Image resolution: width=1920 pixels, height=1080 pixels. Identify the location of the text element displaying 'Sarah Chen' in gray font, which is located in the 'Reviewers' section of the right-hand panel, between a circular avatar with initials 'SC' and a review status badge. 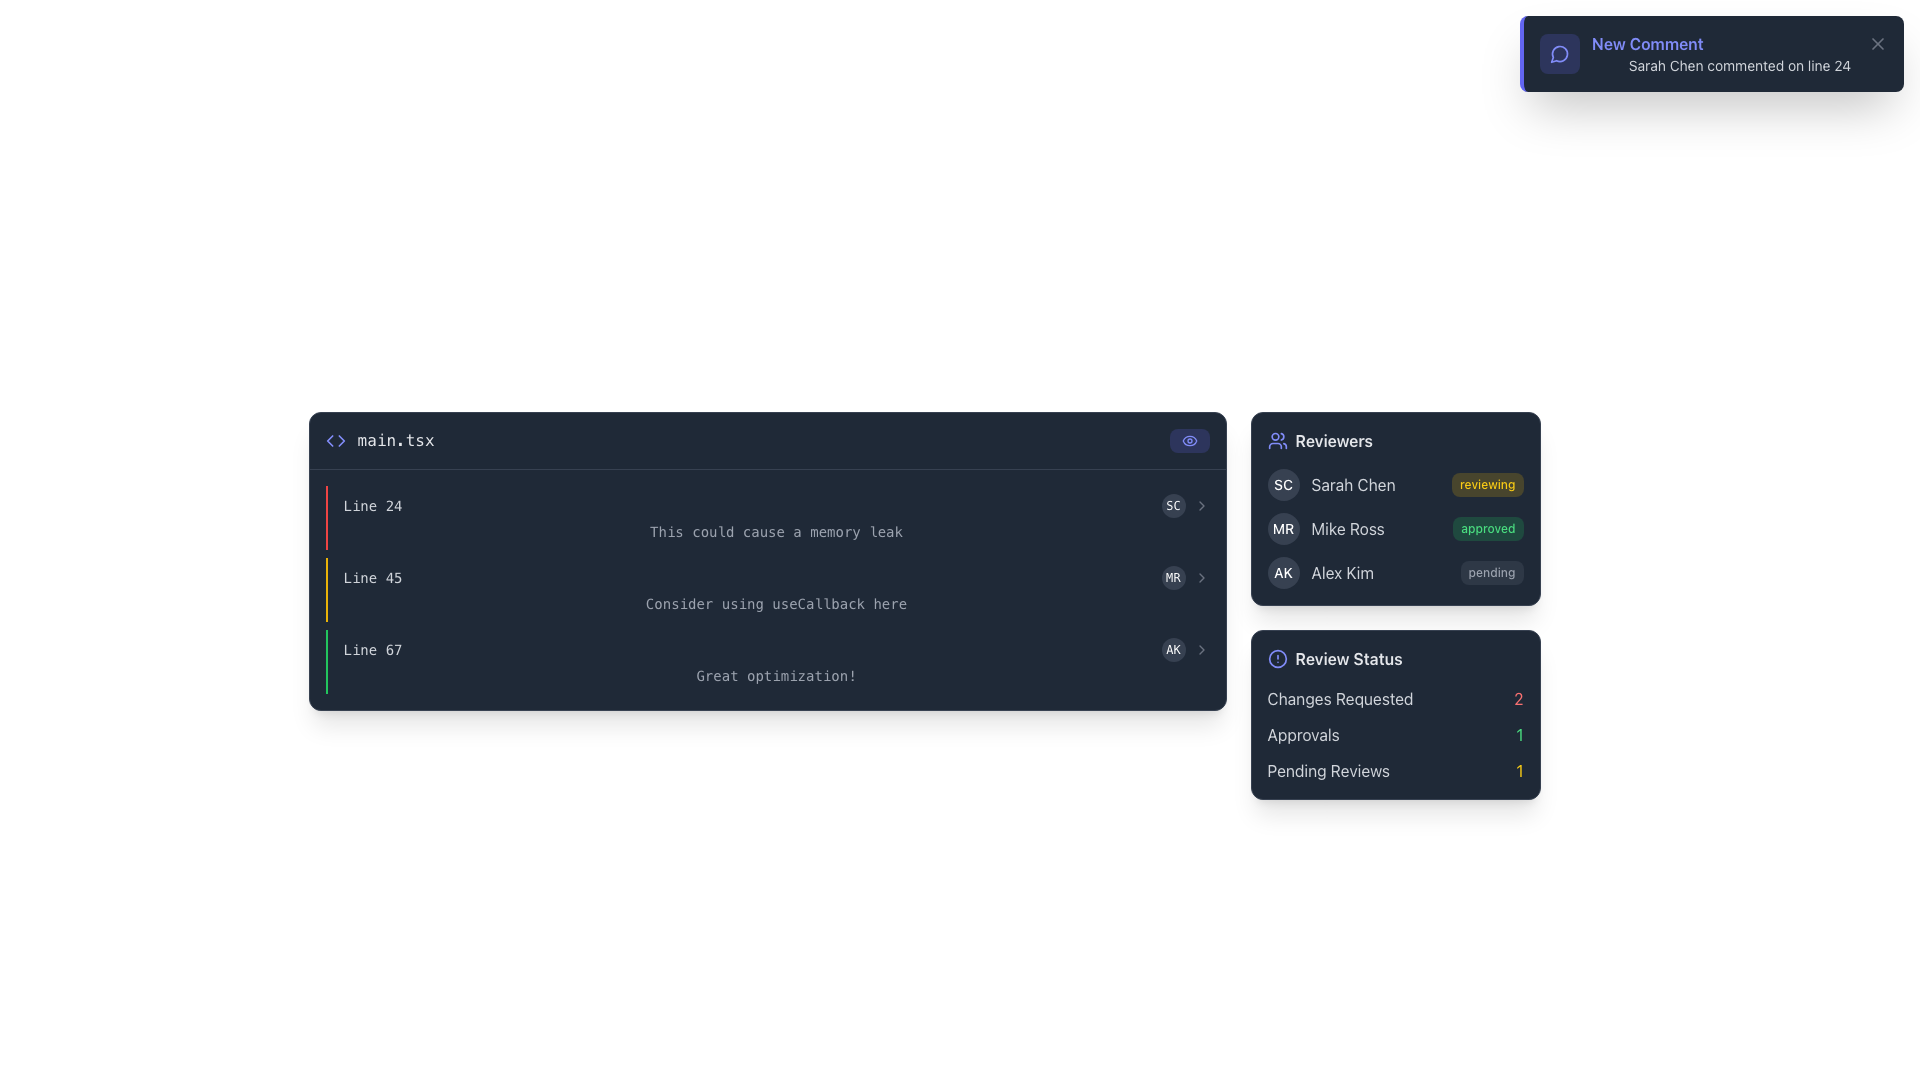
(1353, 485).